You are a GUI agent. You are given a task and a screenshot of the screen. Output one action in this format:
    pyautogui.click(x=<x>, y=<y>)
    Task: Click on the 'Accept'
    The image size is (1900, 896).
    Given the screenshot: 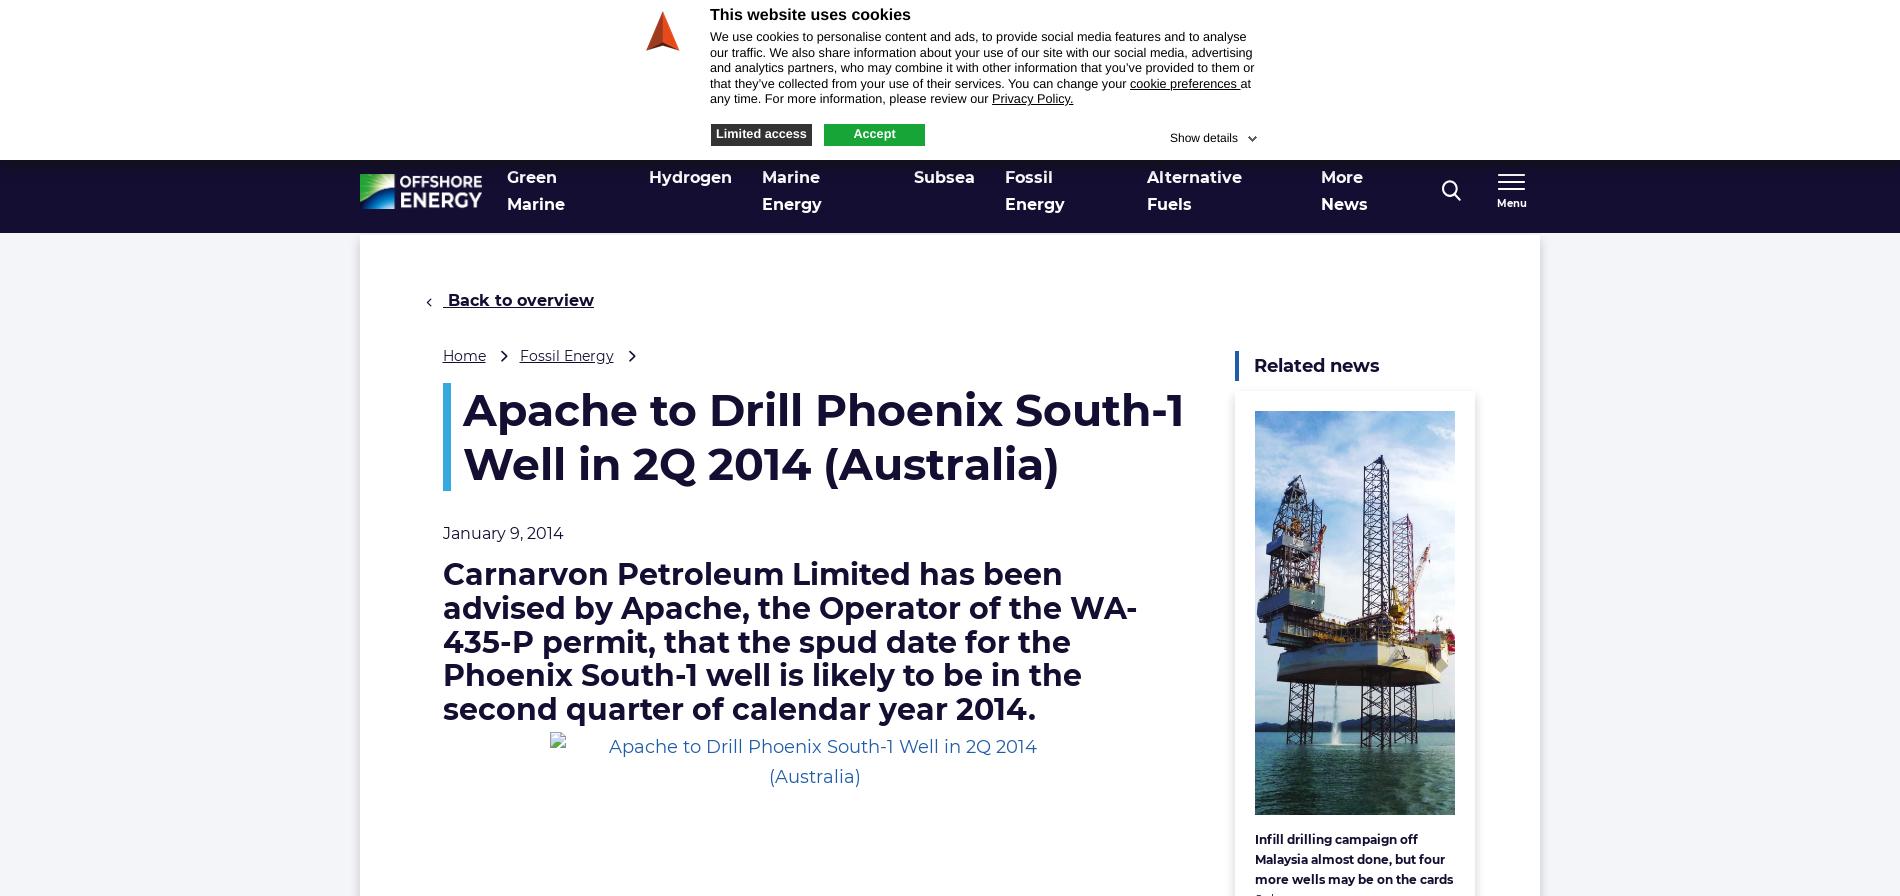 What is the action you would take?
    pyautogui.click(x=873, y=132)
    